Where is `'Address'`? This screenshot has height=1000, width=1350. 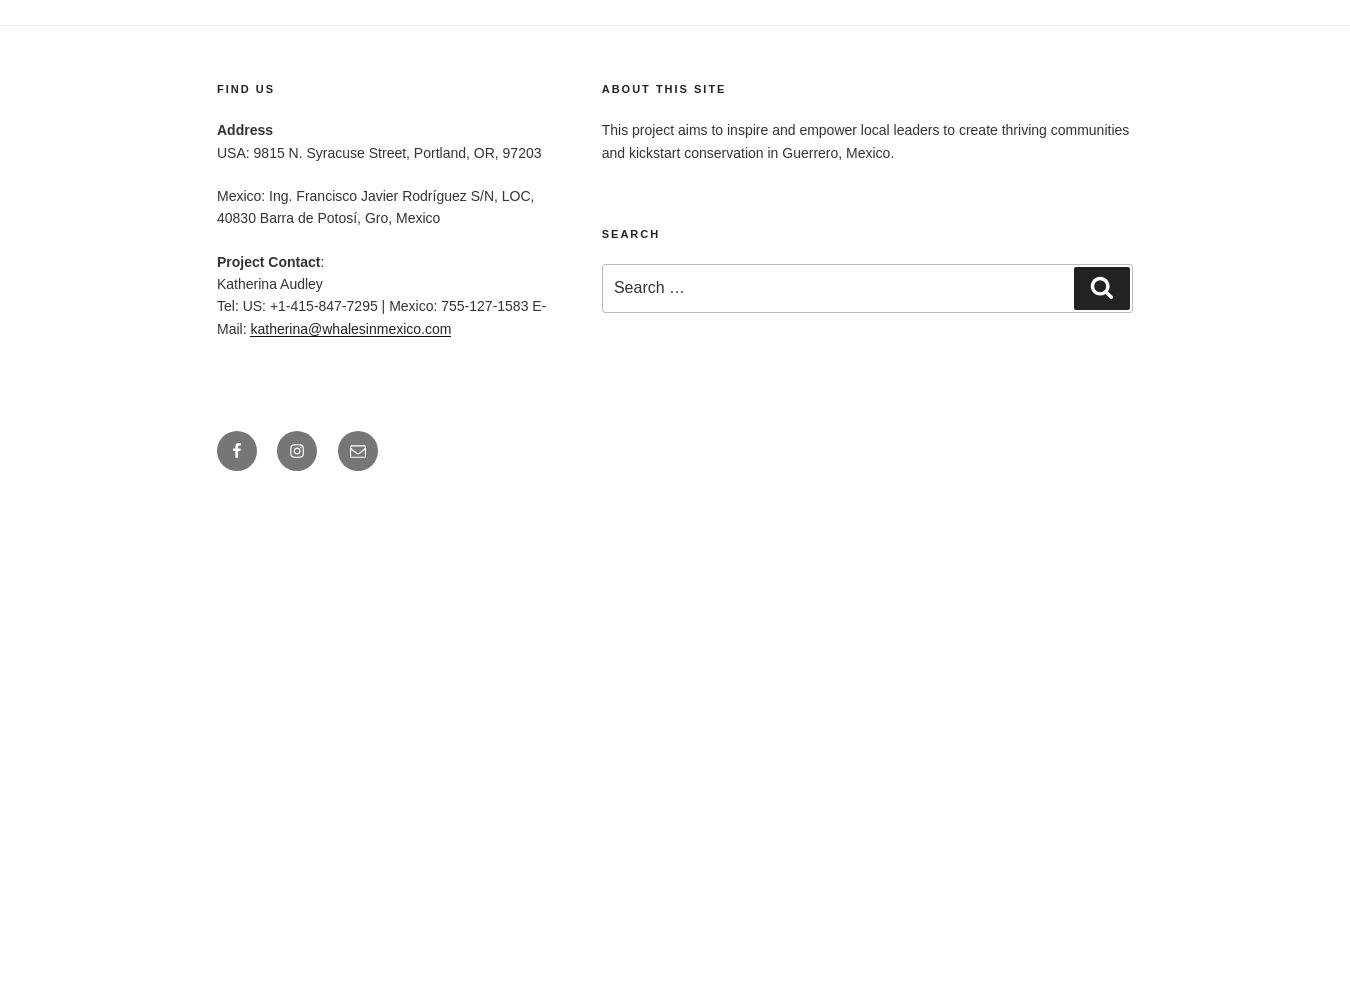
'Address' is located at coordinates (244, 130).